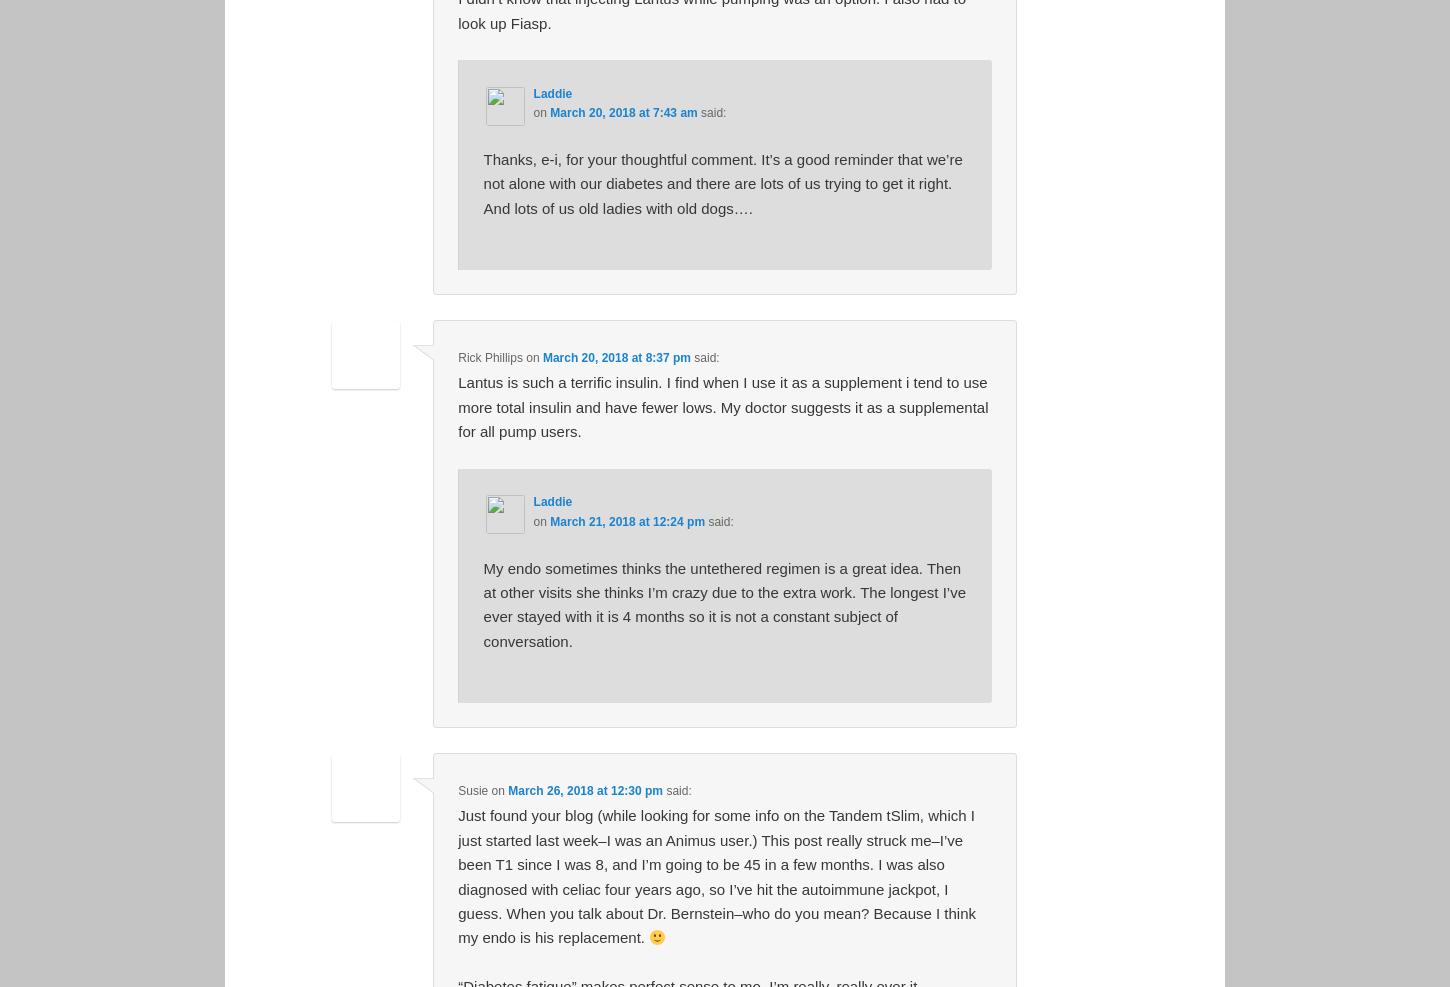 This screenshot has width=1450, height=987. Describe the element at coordinates (507, 790) in the screenshot. I see `'March 26, 2018 at 12:30 pm'` at that location.